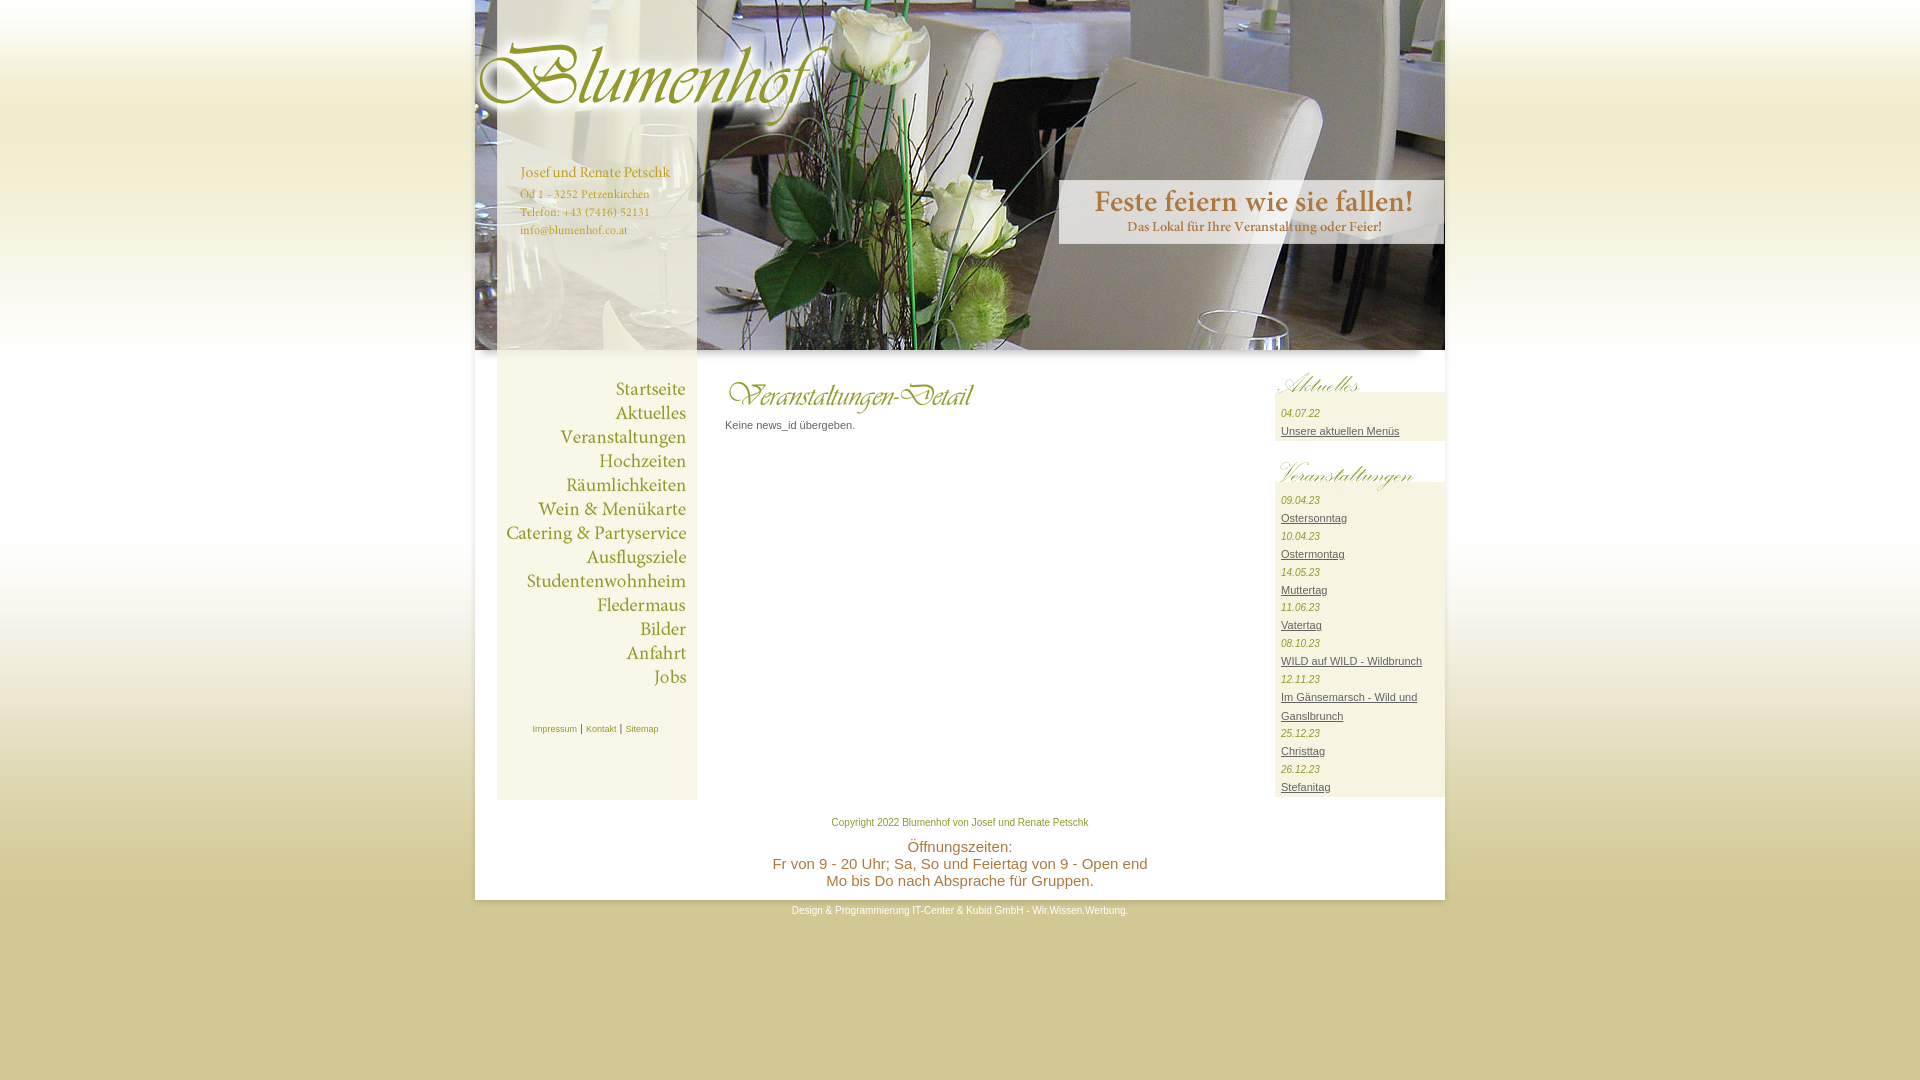 The height and width of the screenshot is (1080, 1920). What do you see at coordinates (1313, 554) in the screenshot?
I see `'Ostermontag'` at bounding box center [1313, 554].